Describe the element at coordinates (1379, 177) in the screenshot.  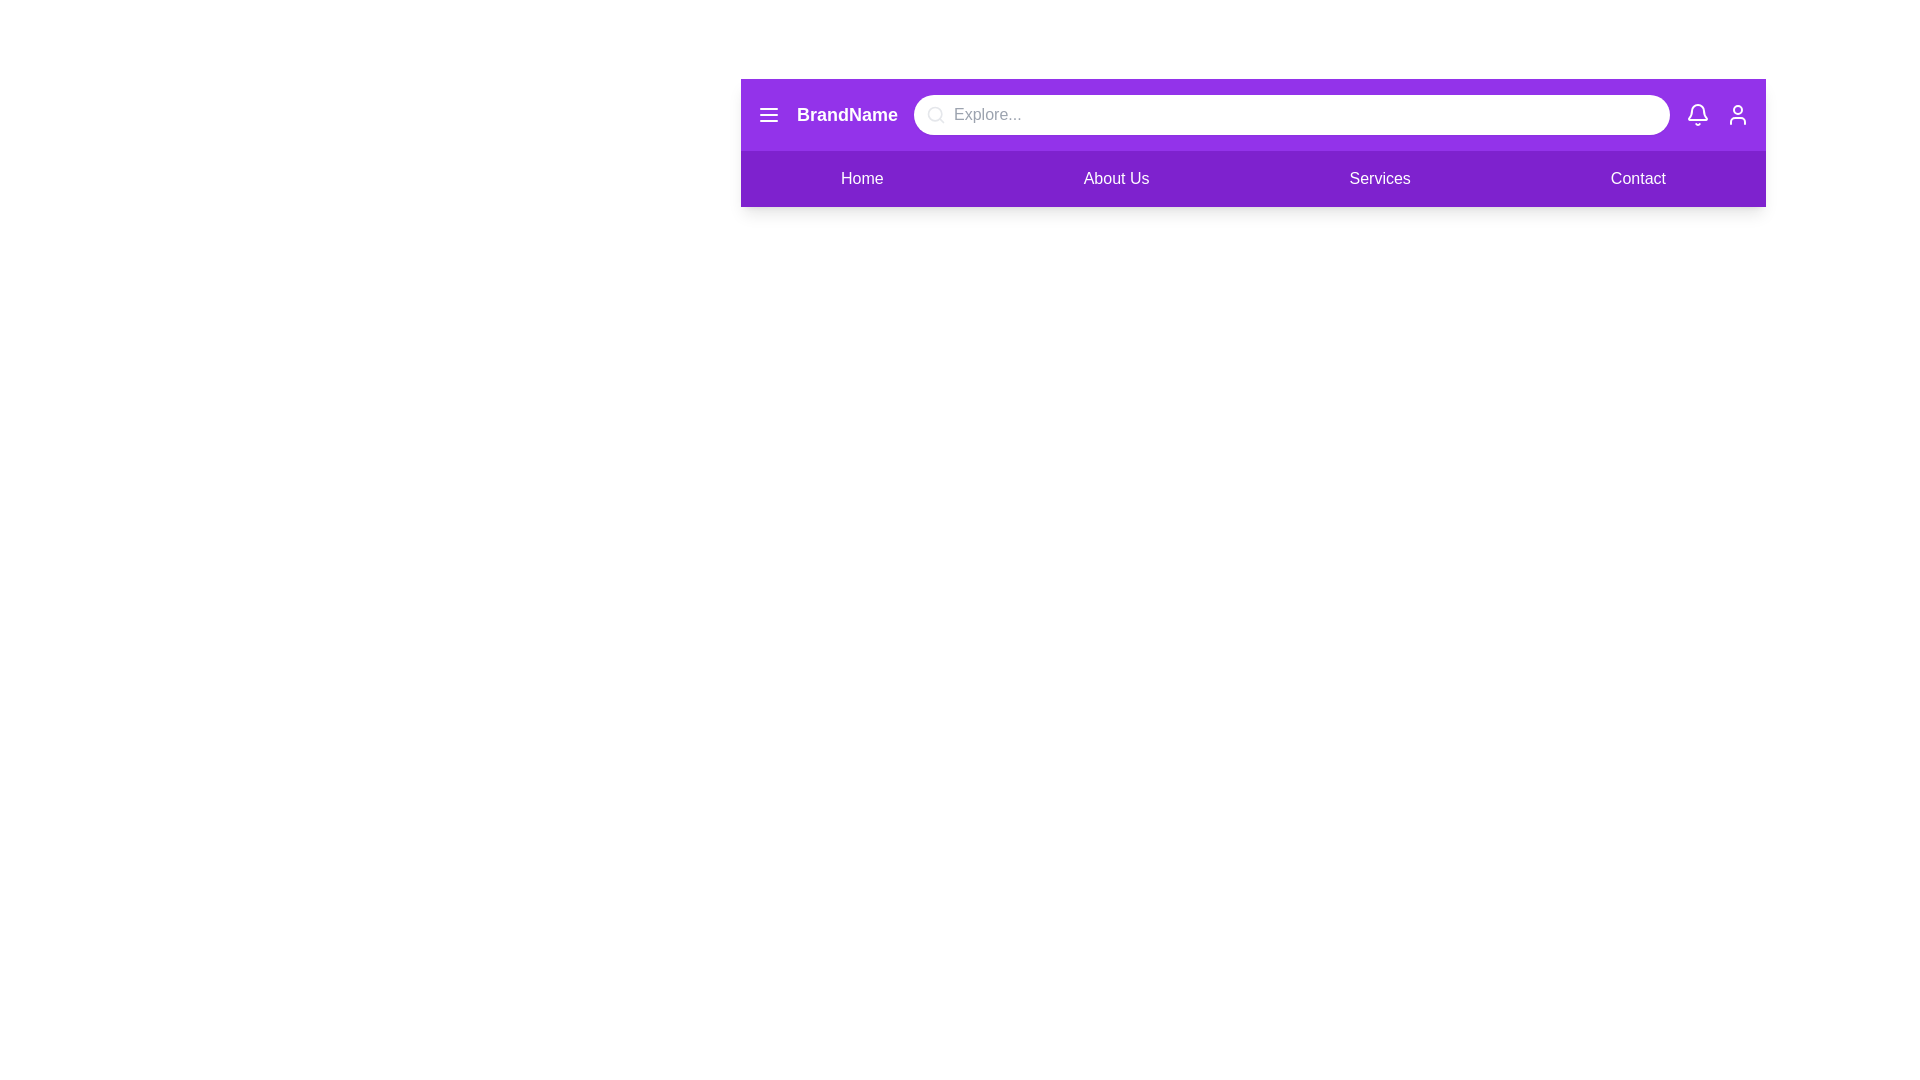
I see `the Services link in the navigation menu` at that location.